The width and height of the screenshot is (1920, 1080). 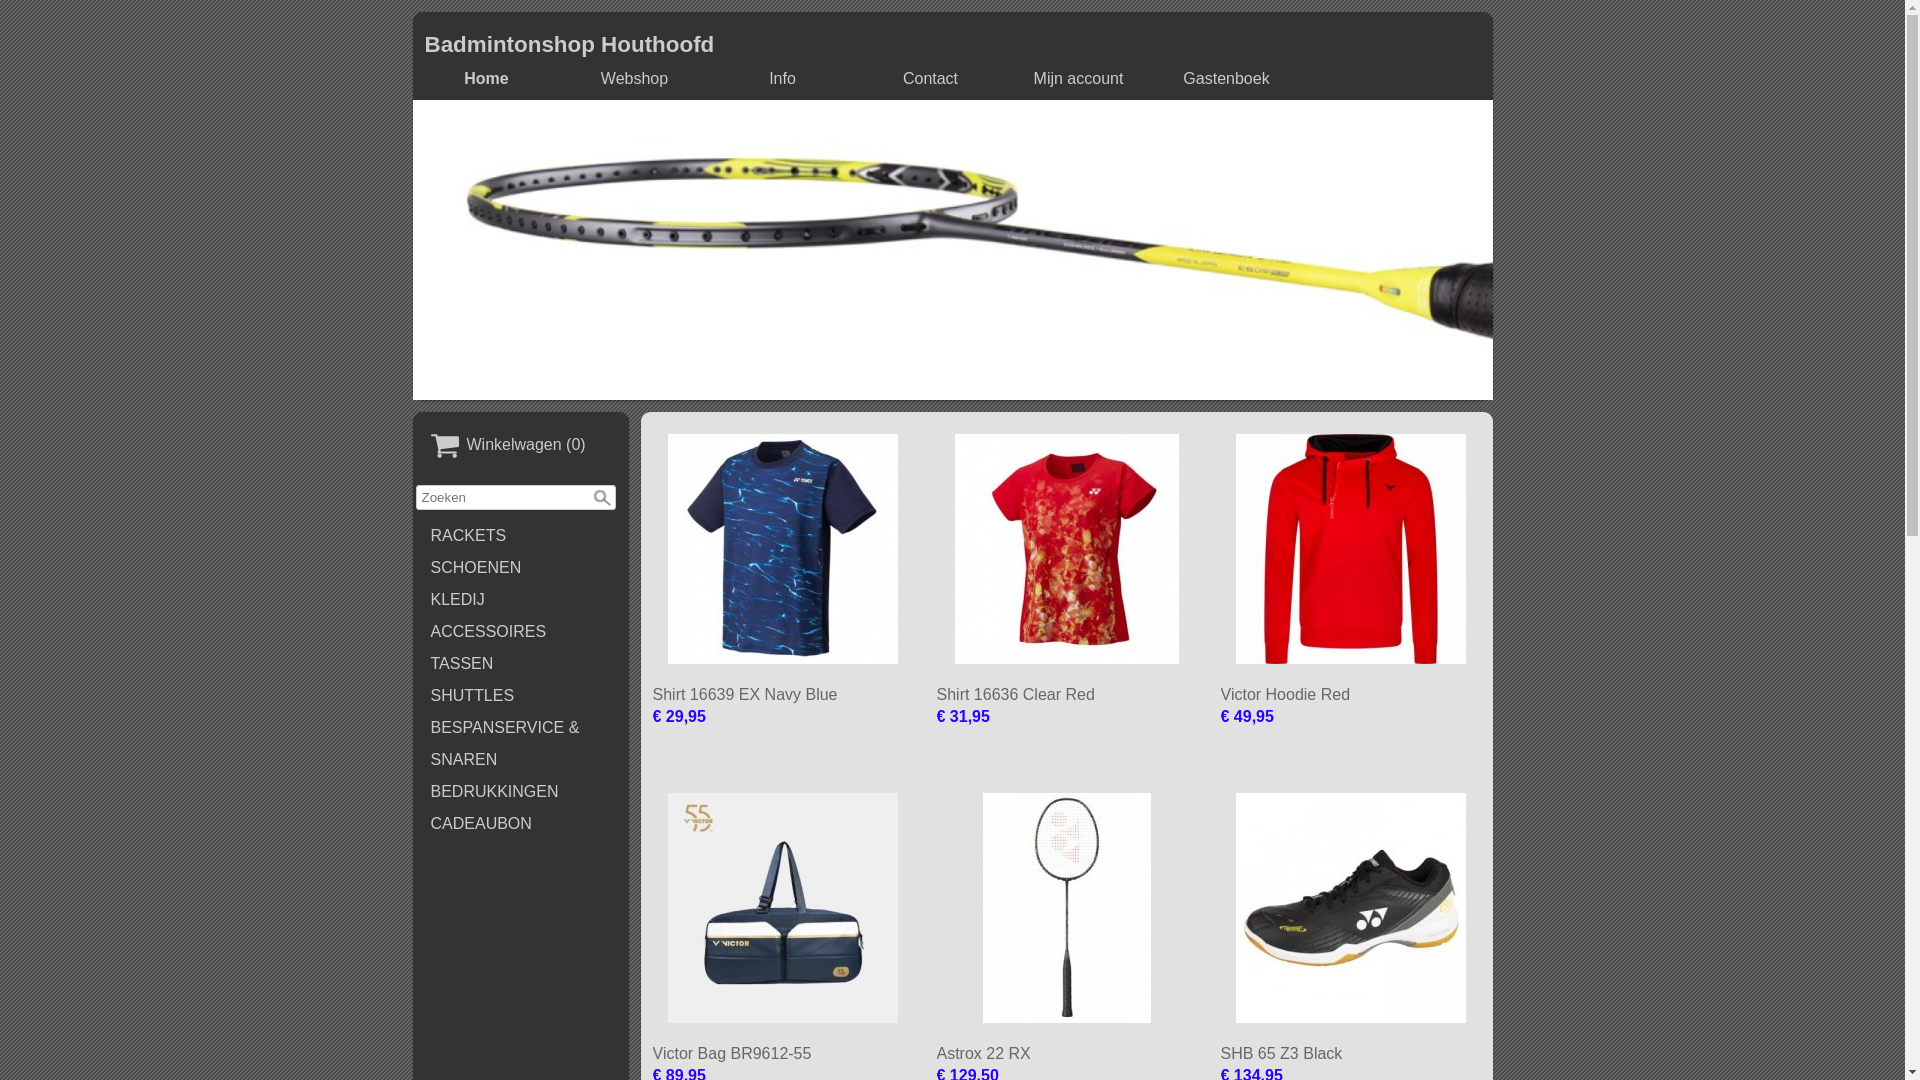 What do you see at coordinates (1078, 77) in the screenshot?
I see `'Mijn account'` at bounding box center [1078, 77].